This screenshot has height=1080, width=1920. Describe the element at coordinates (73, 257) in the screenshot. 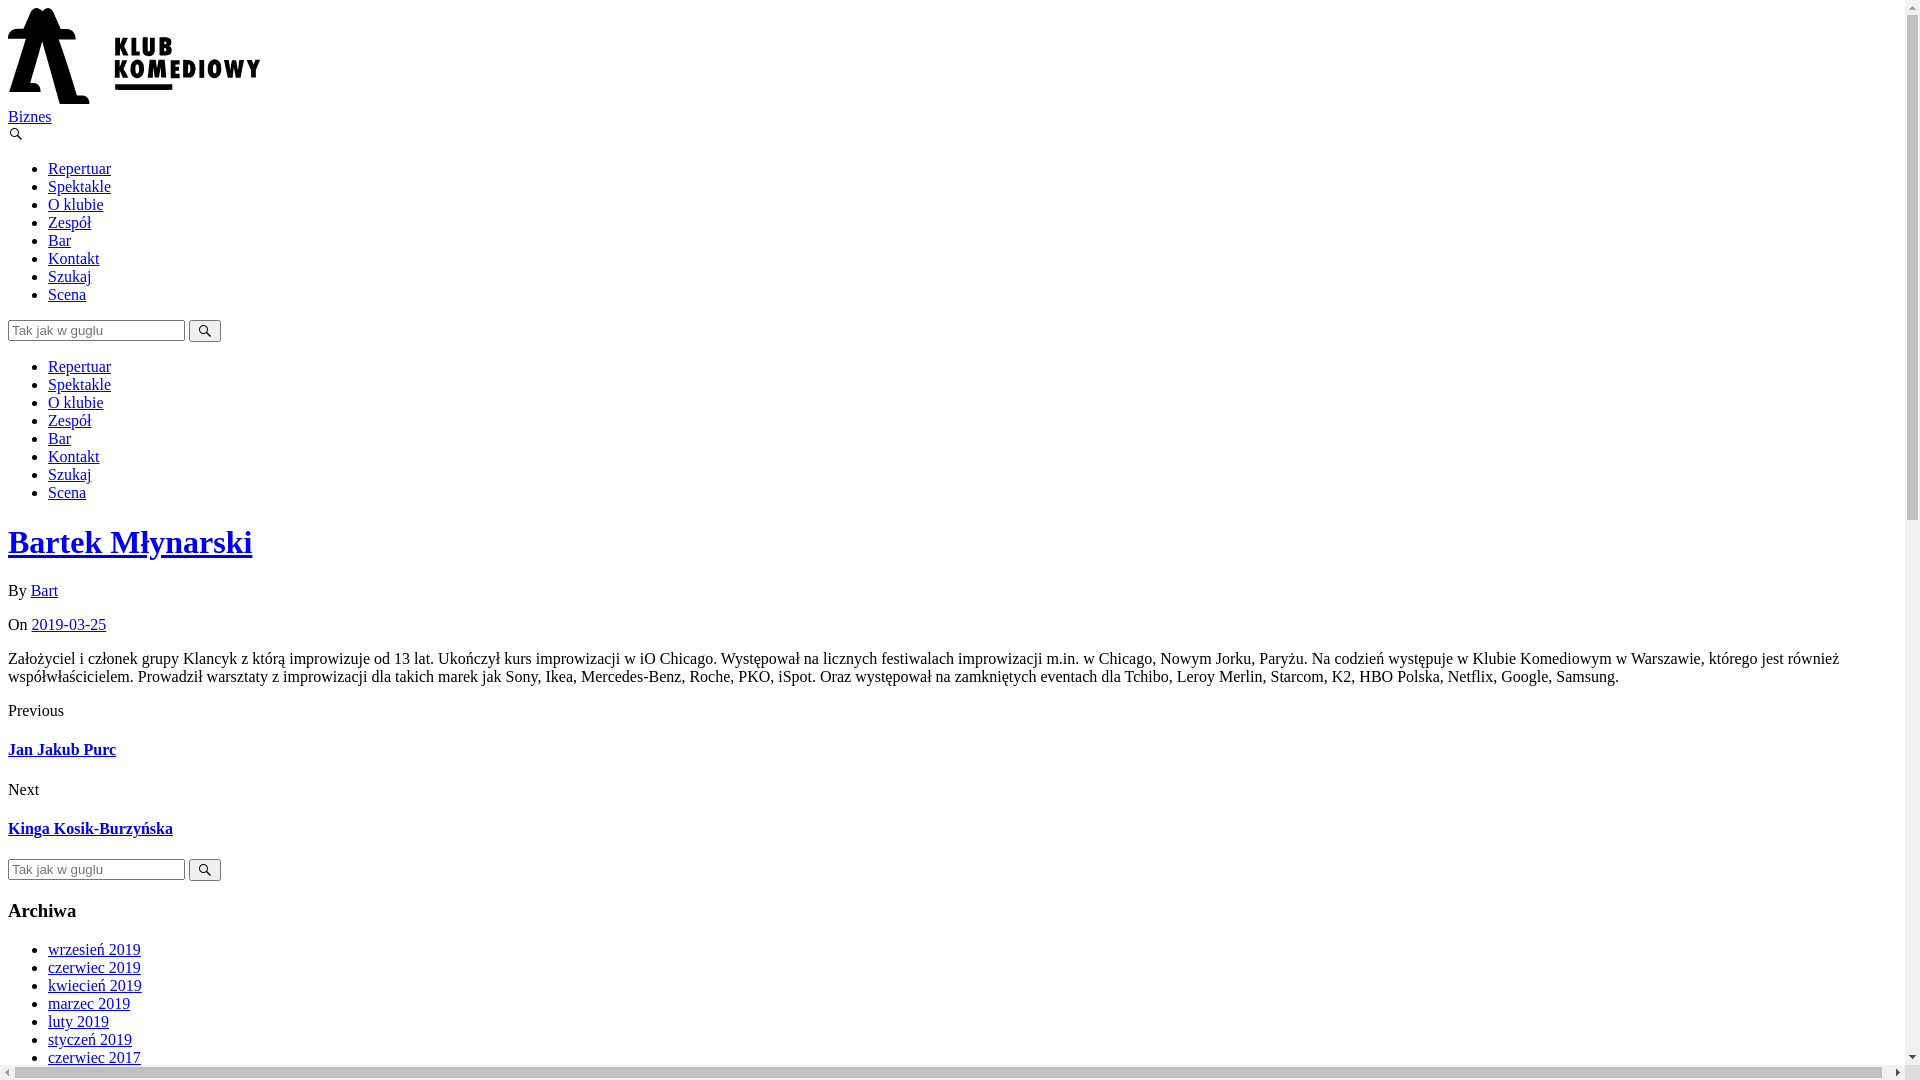

I see `'Kontakt'` at that location.